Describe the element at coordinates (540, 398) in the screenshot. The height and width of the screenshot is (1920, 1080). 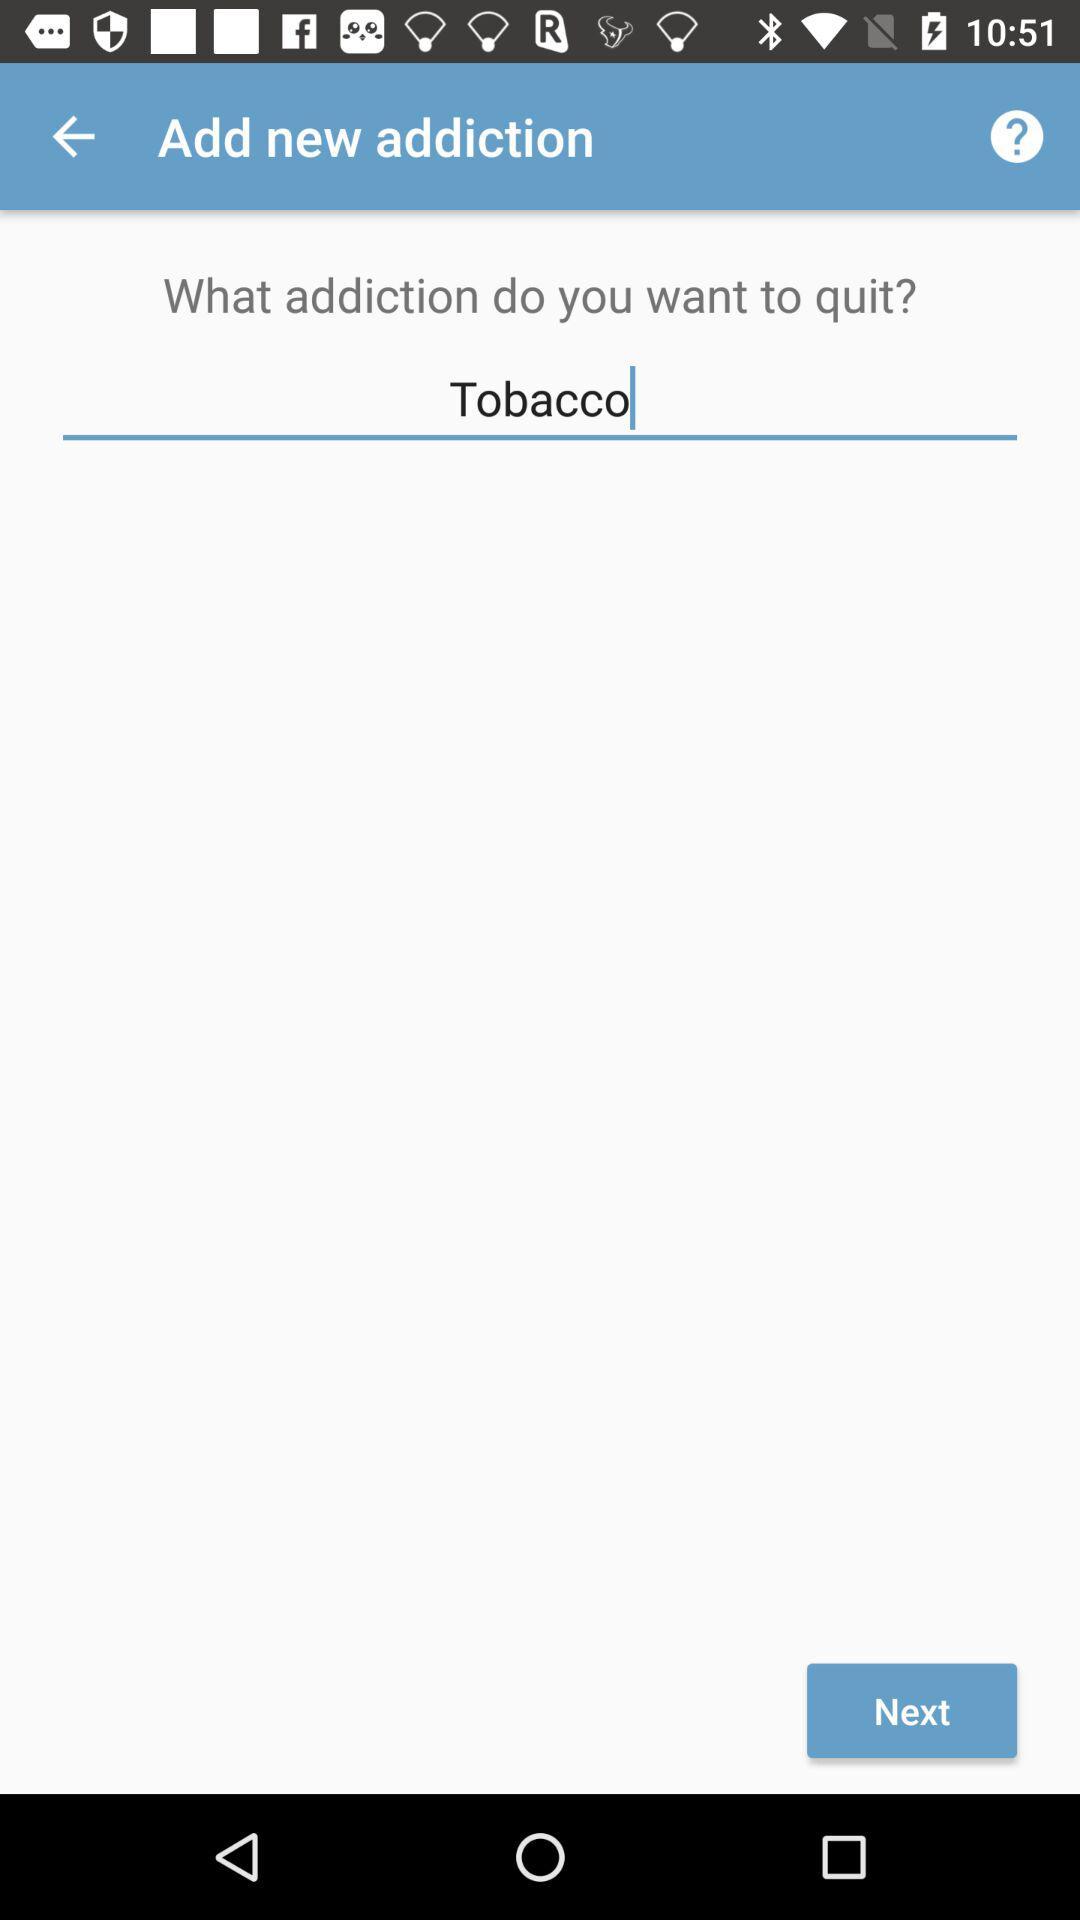
I see `the icon above the next` at that location.